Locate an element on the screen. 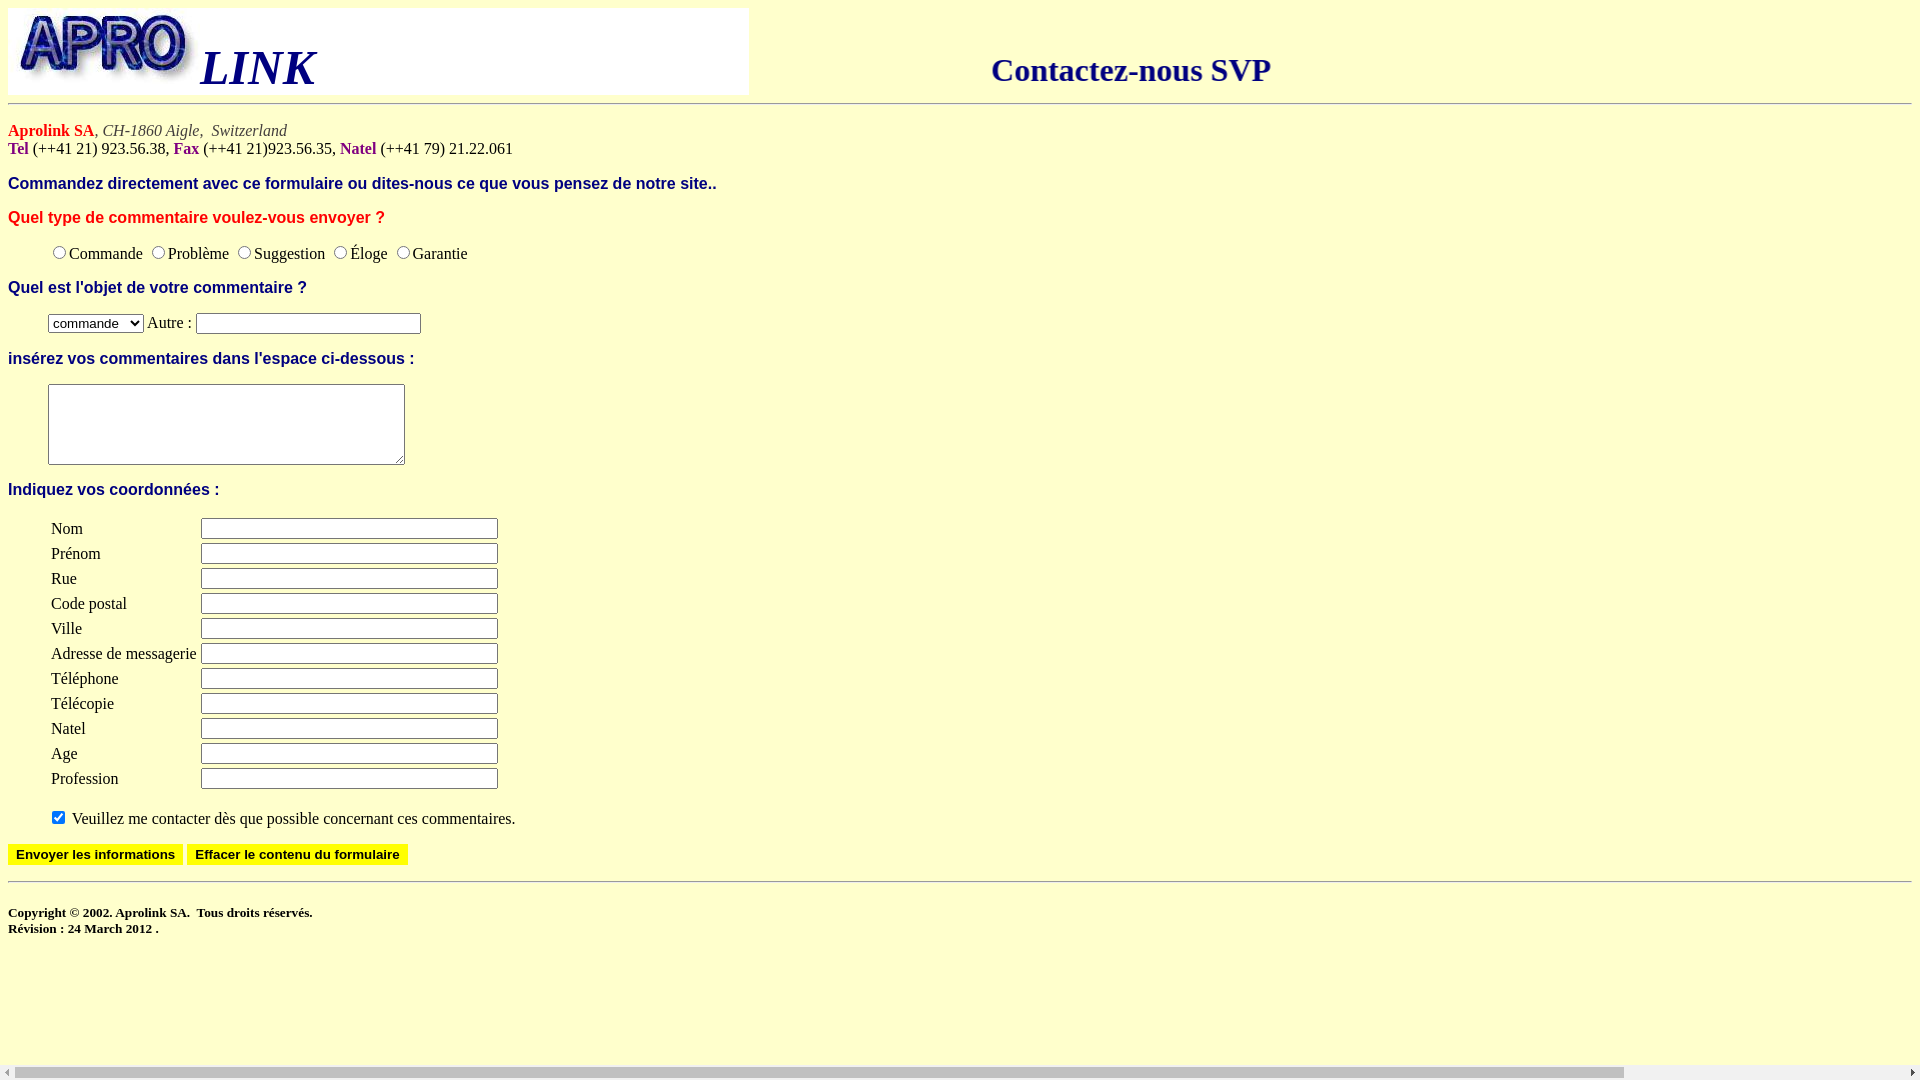 The height and width of the screenshot is (1080, 1920). 'Envoyer les informations' is located at coordinates (94, 854).